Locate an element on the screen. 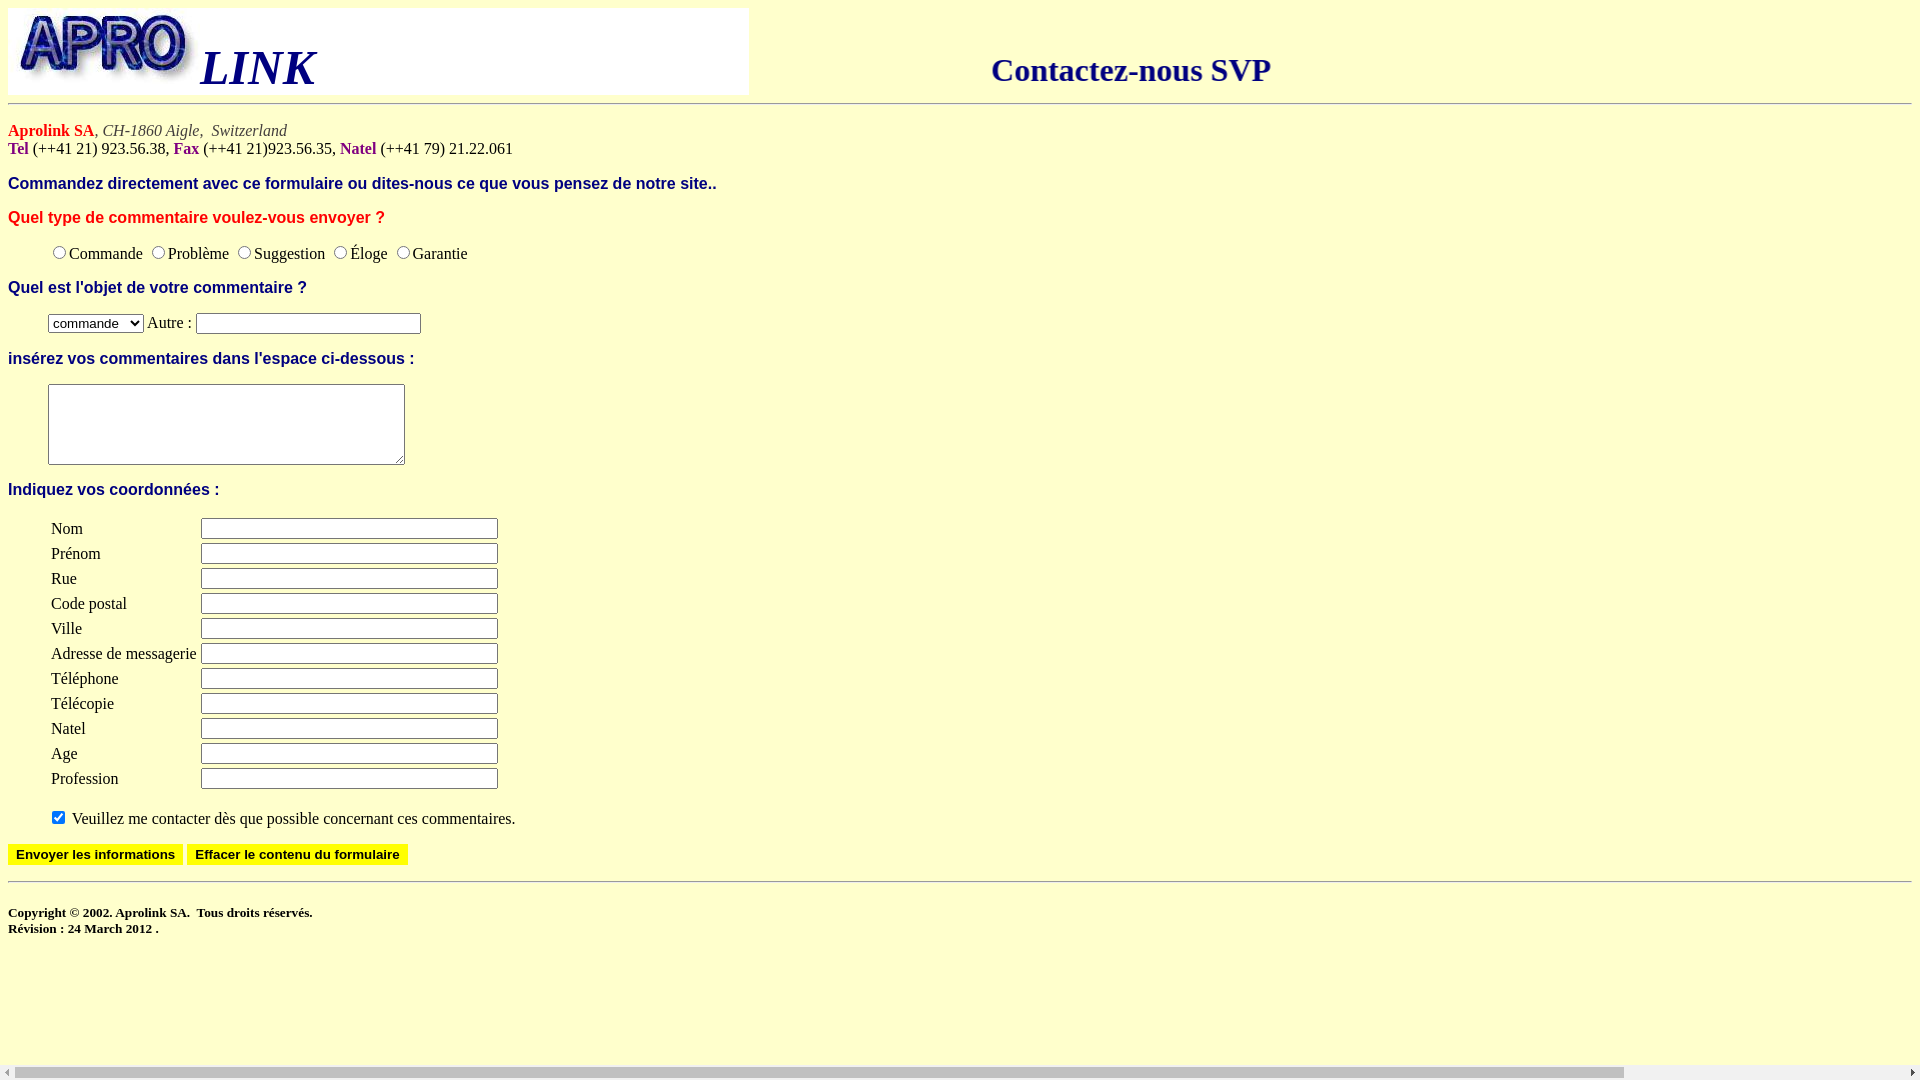 The height and width of the screenshot is (1080, 1920). 'Envoyer les informations' is located at coordinates (94, 854).